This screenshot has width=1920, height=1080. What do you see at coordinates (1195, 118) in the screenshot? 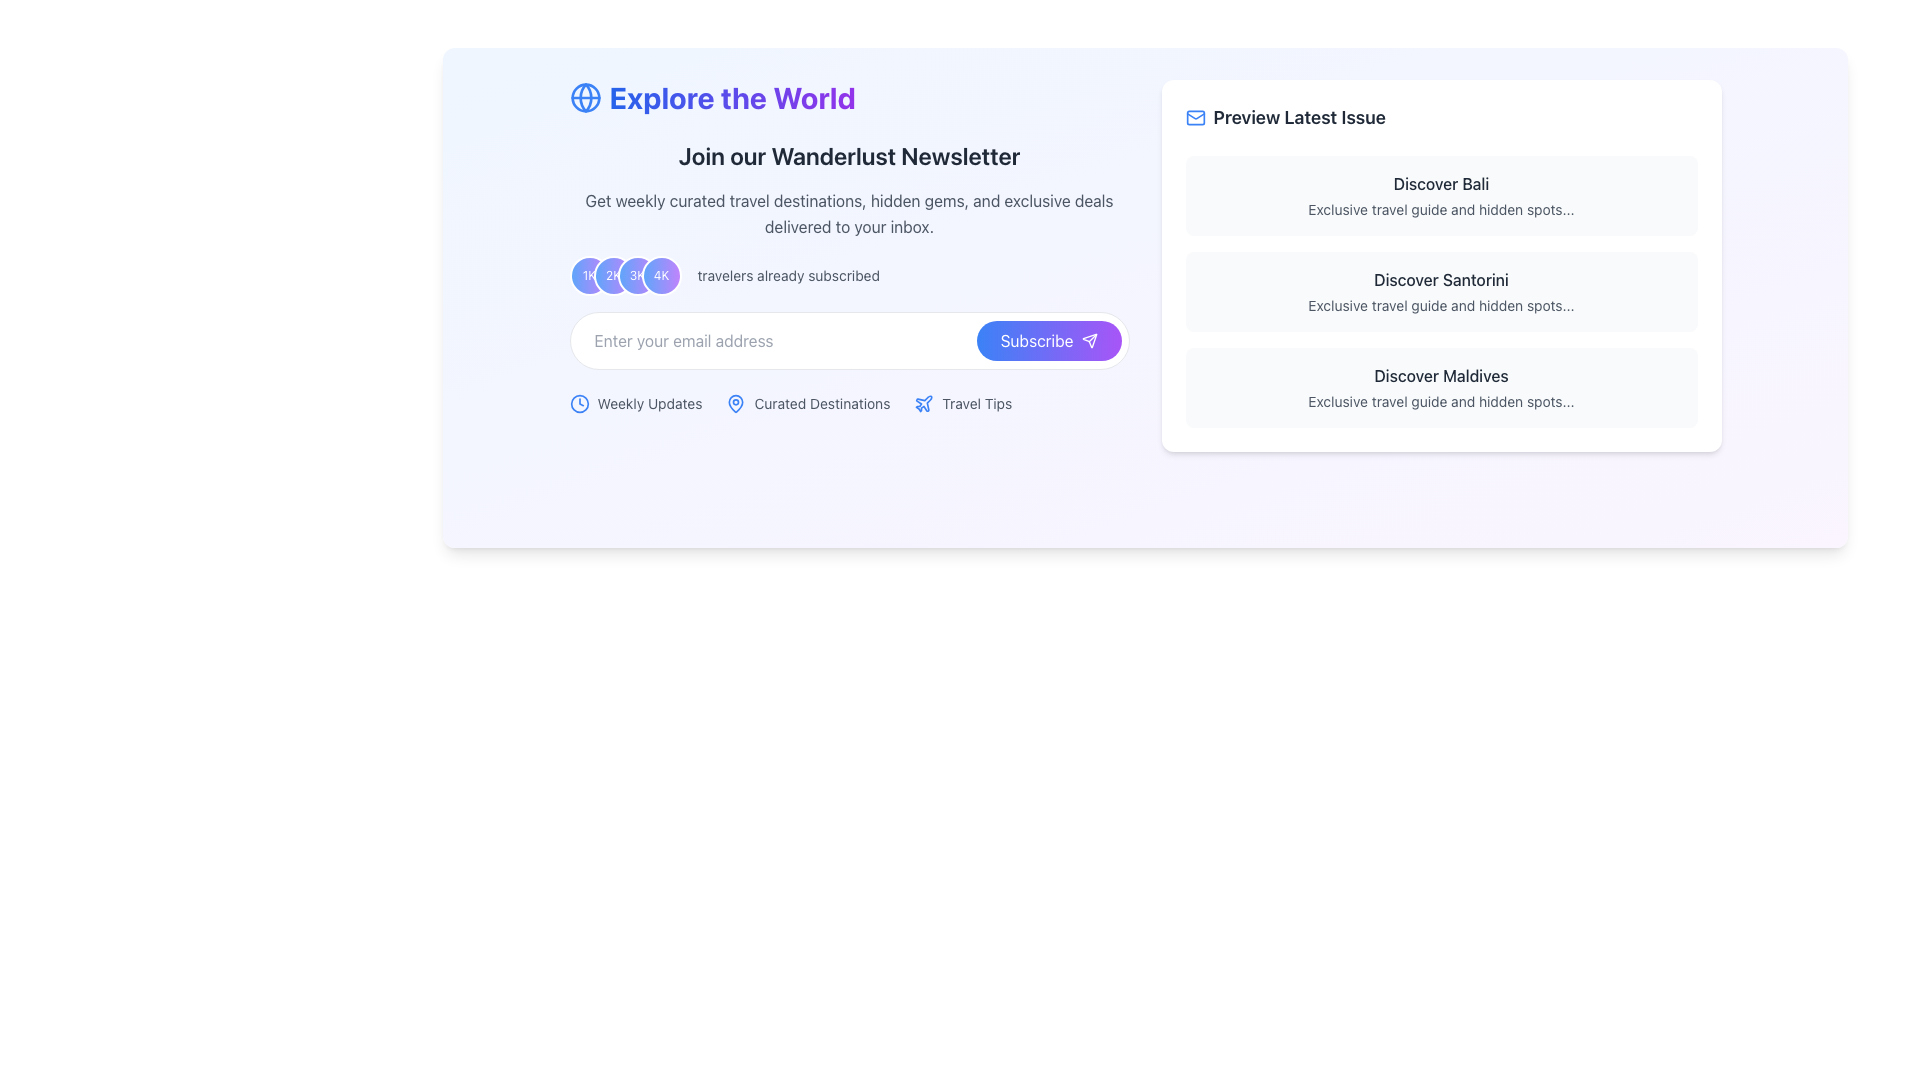
I see `the envelope body icon component, which is part of the mail symbol located to the left of the 'Preview Latest Issue' header` at bounding box center [1195, 118].